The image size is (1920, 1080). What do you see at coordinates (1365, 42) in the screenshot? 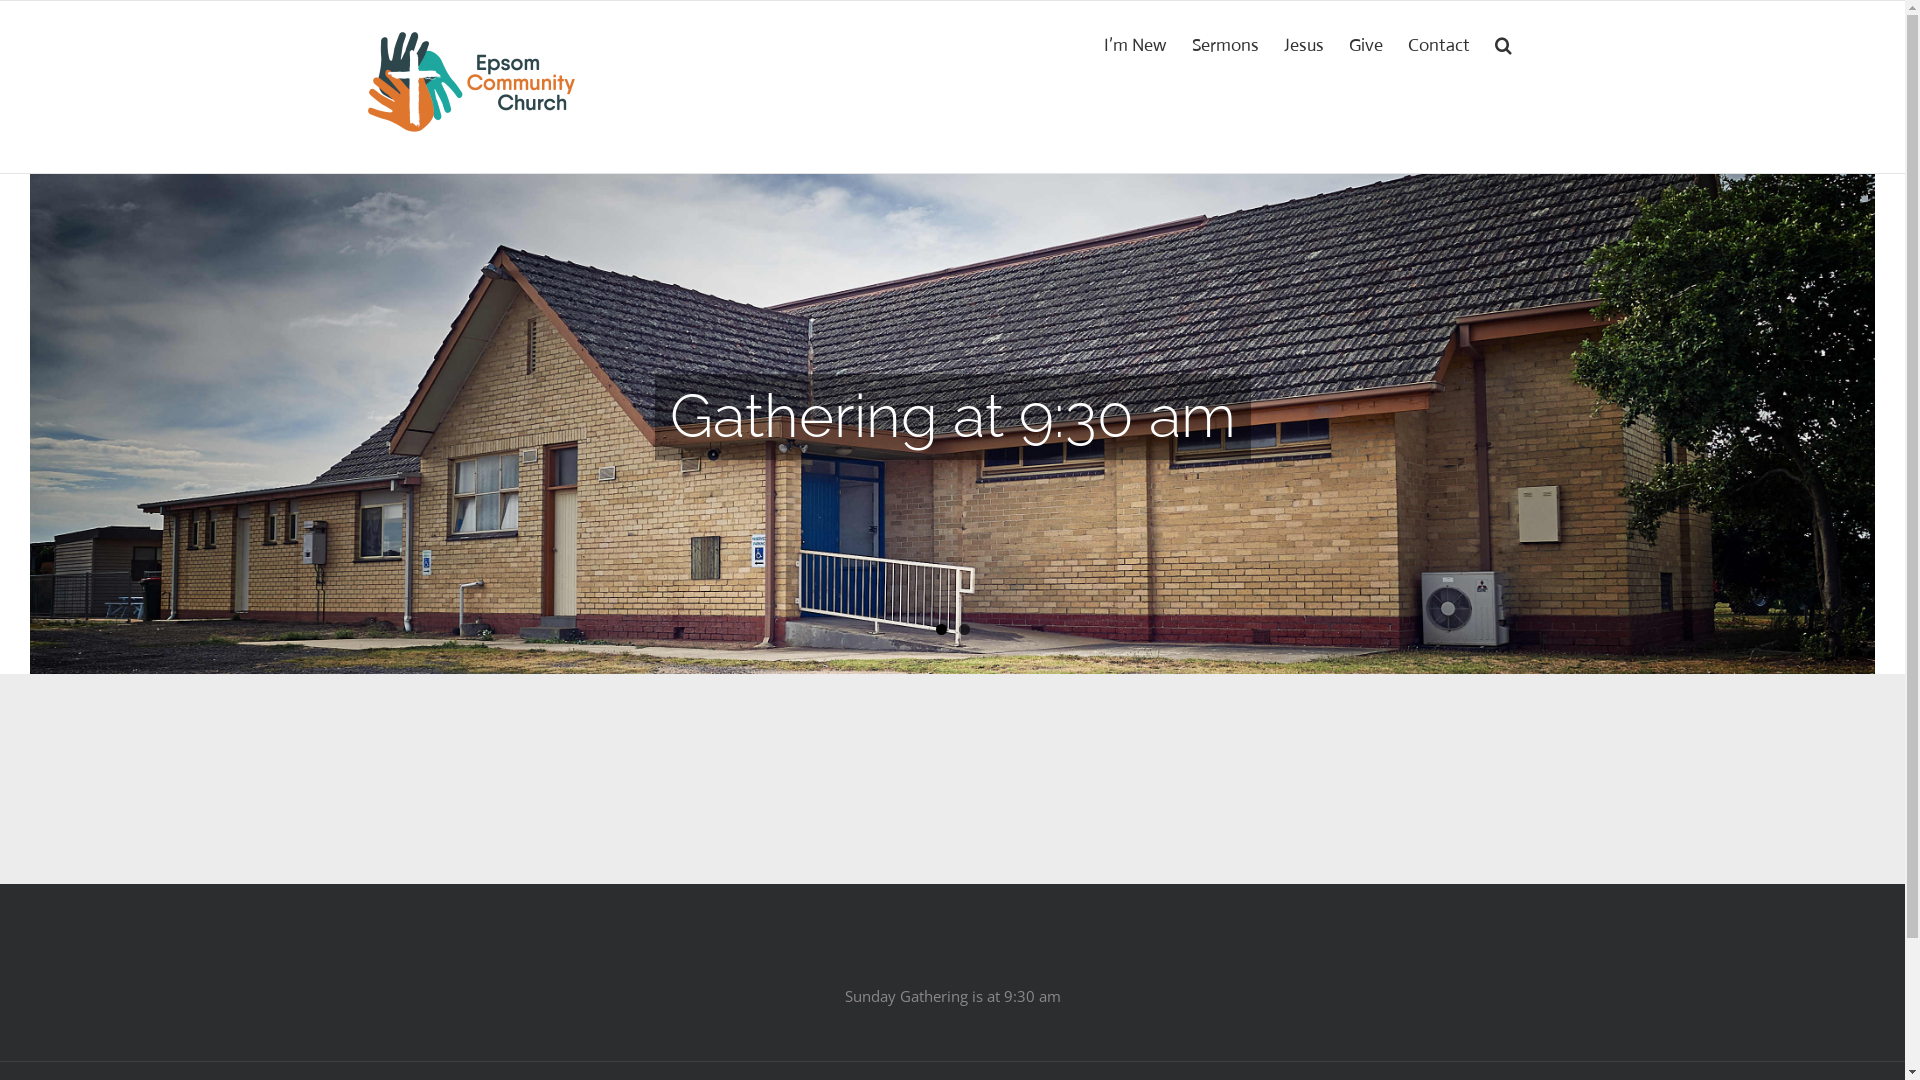
I see `'Give'` at bounding box center [1365, 42].